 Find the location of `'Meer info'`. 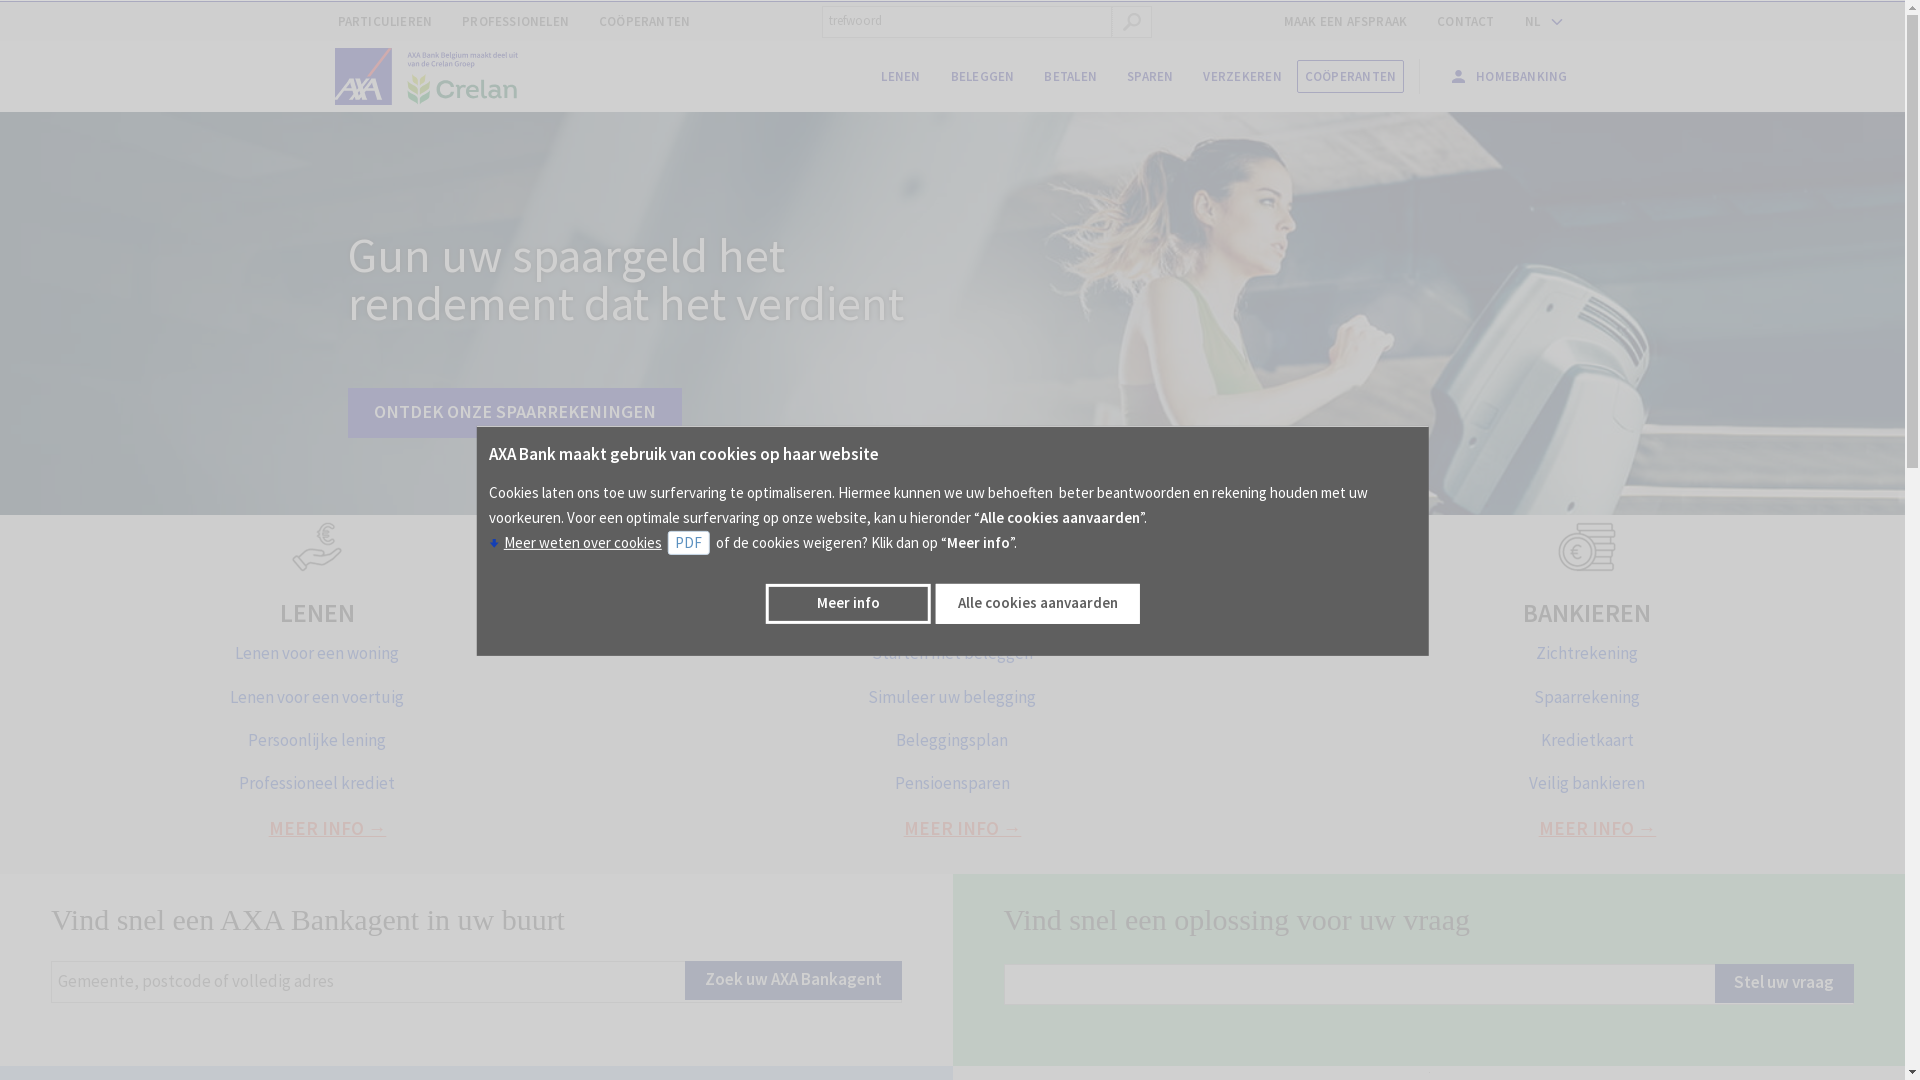

'Meer info' is located at coordinates (848, 603).